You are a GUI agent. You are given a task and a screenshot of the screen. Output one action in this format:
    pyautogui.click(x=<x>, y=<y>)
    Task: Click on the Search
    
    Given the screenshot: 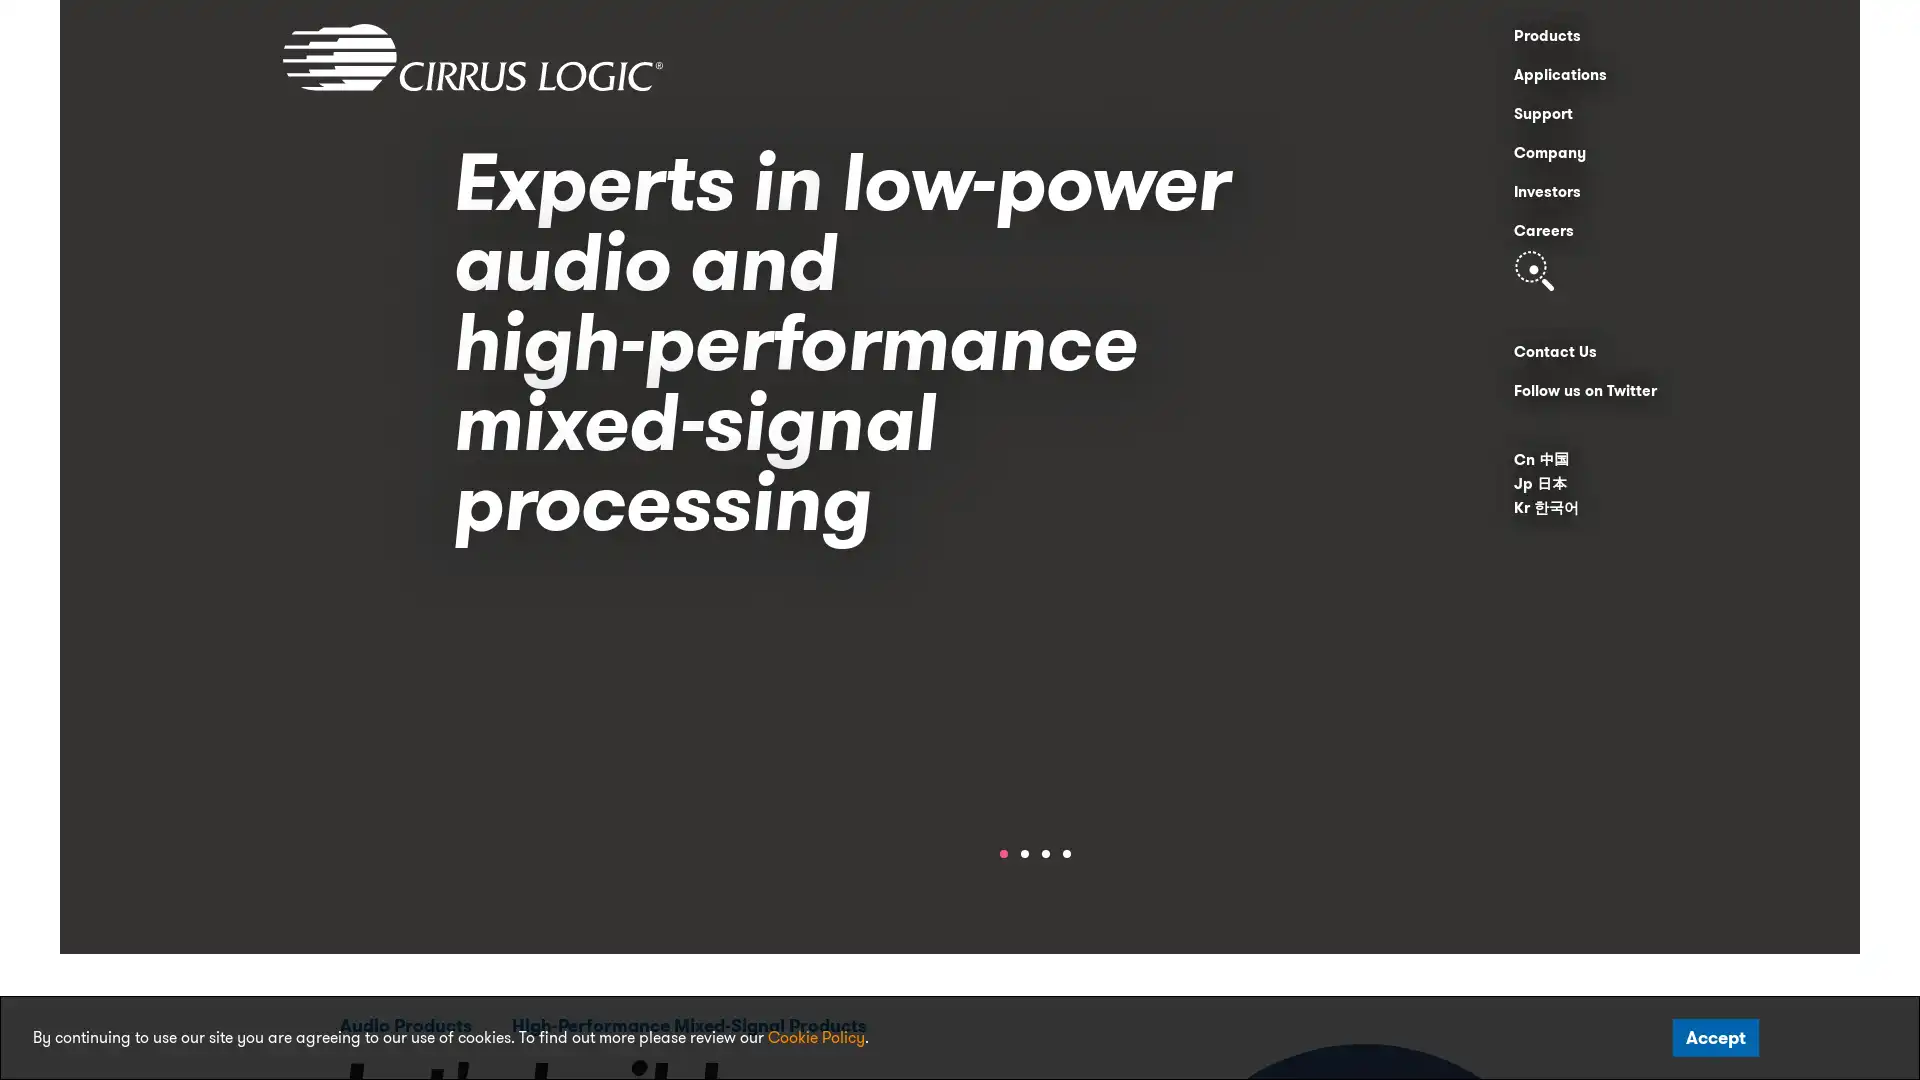 What is the action you would take?
    pyautogui.click(x=1533, y=270)
    